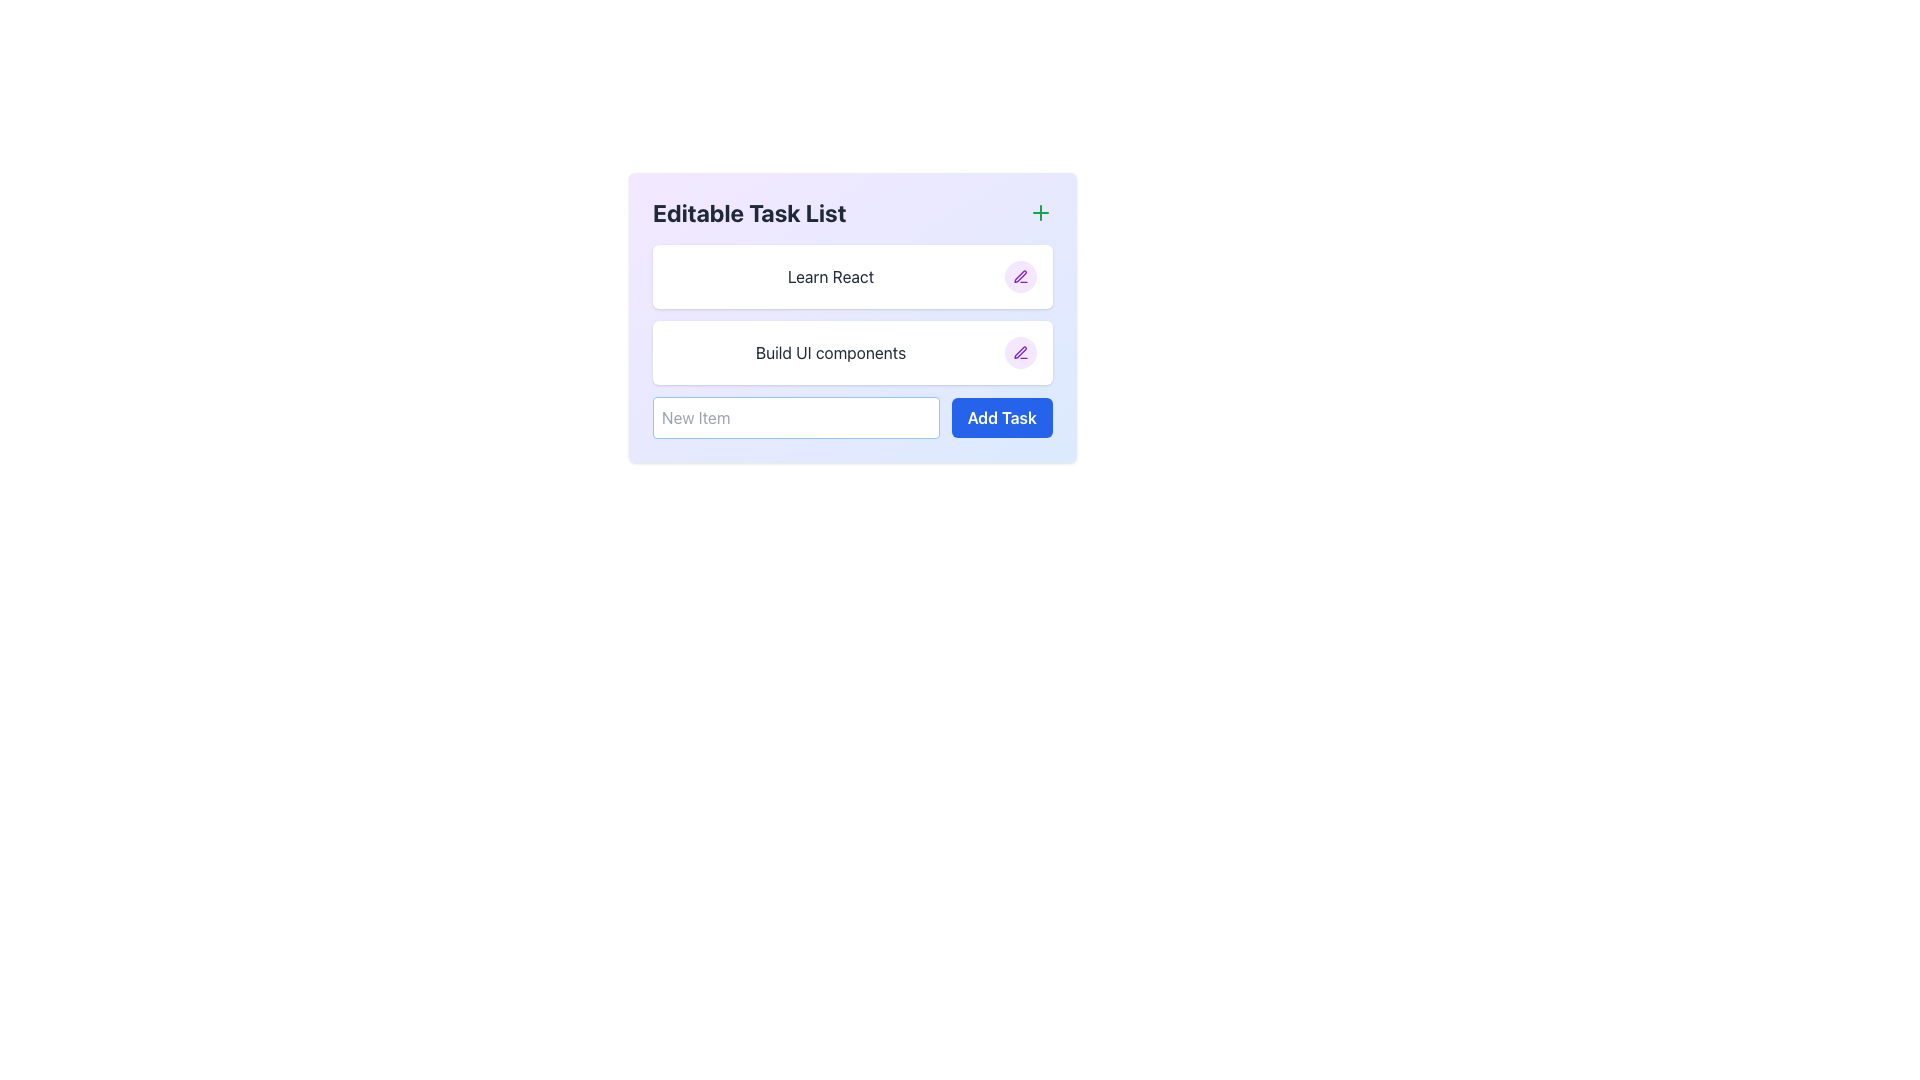  I want to click on the rounded button with a light purple background and a pen icon outlined in purple located at the far right of the 'Learn React' task item, so click(1021, 277).